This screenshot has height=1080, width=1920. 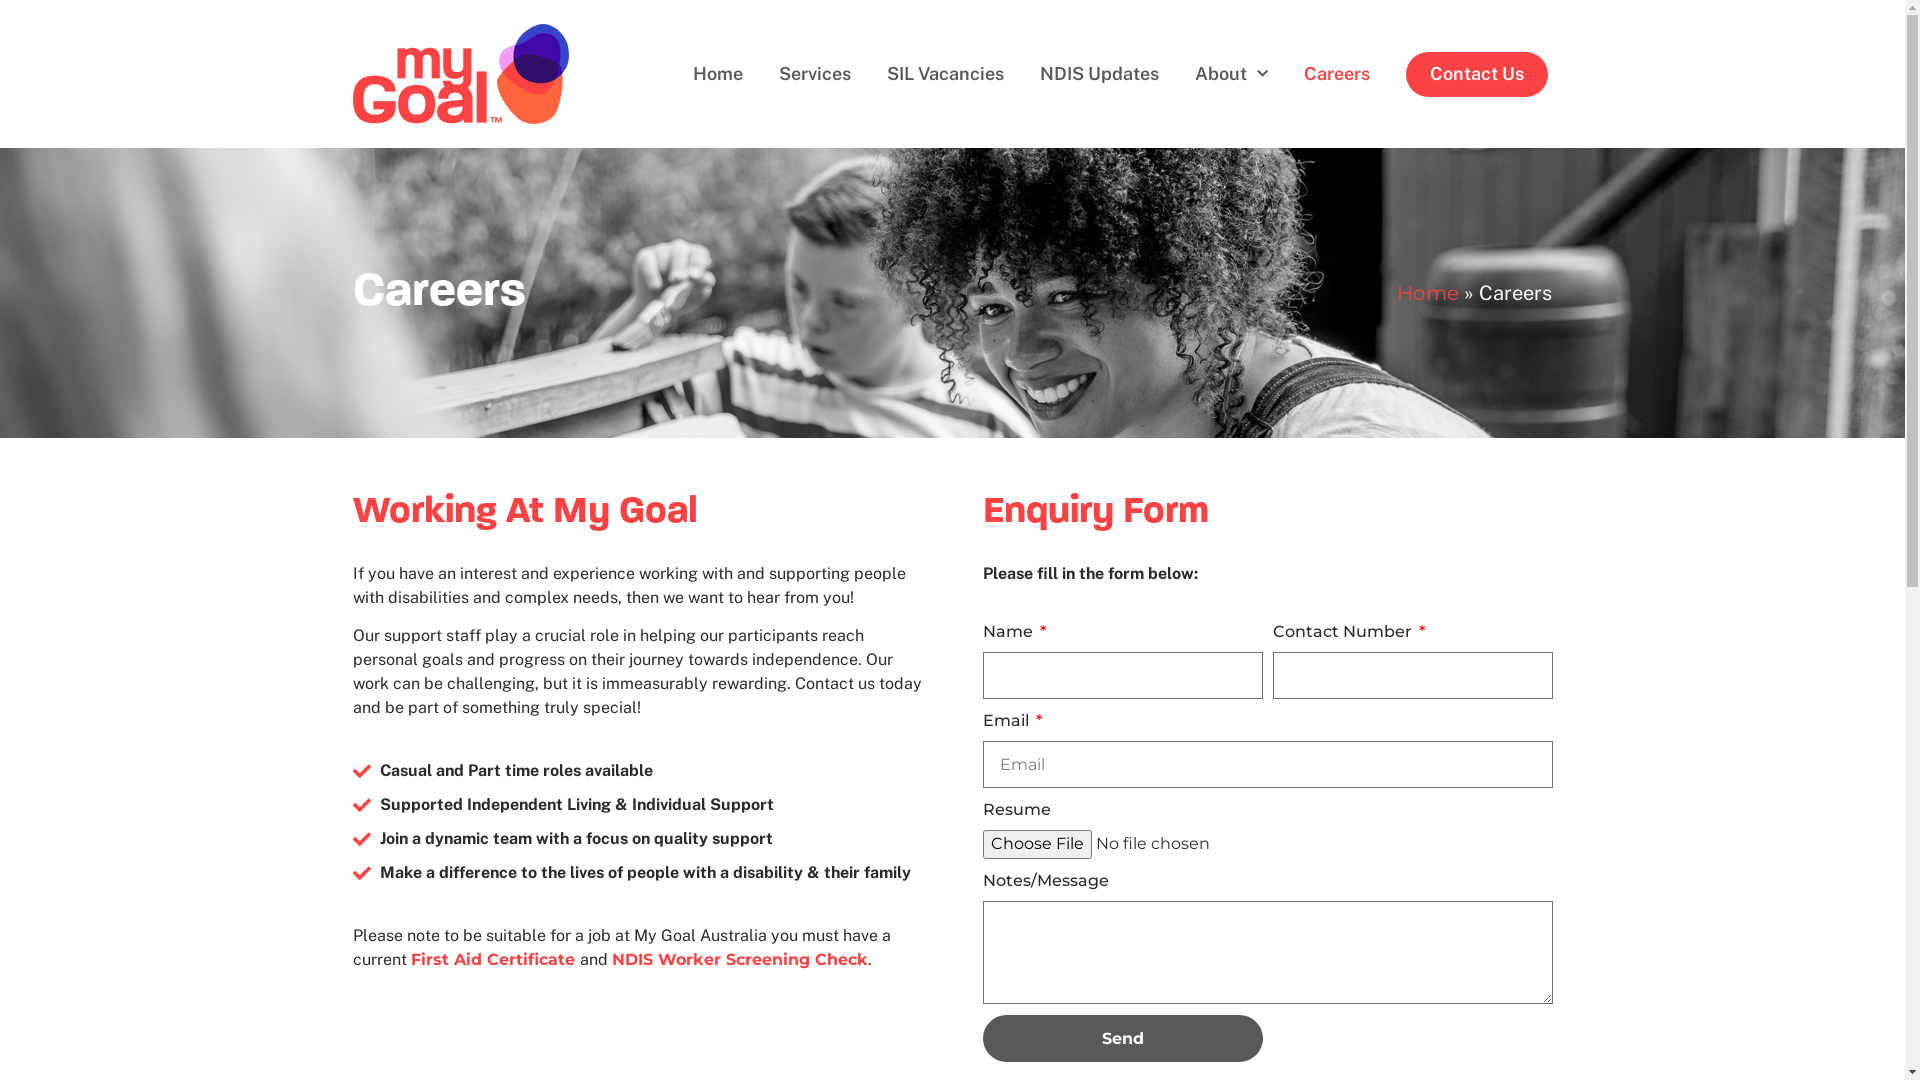 What do you see at coordinates (1122, 1037) in the screenshot?
I see `'Send'` at bounding box center [1122, 1037].